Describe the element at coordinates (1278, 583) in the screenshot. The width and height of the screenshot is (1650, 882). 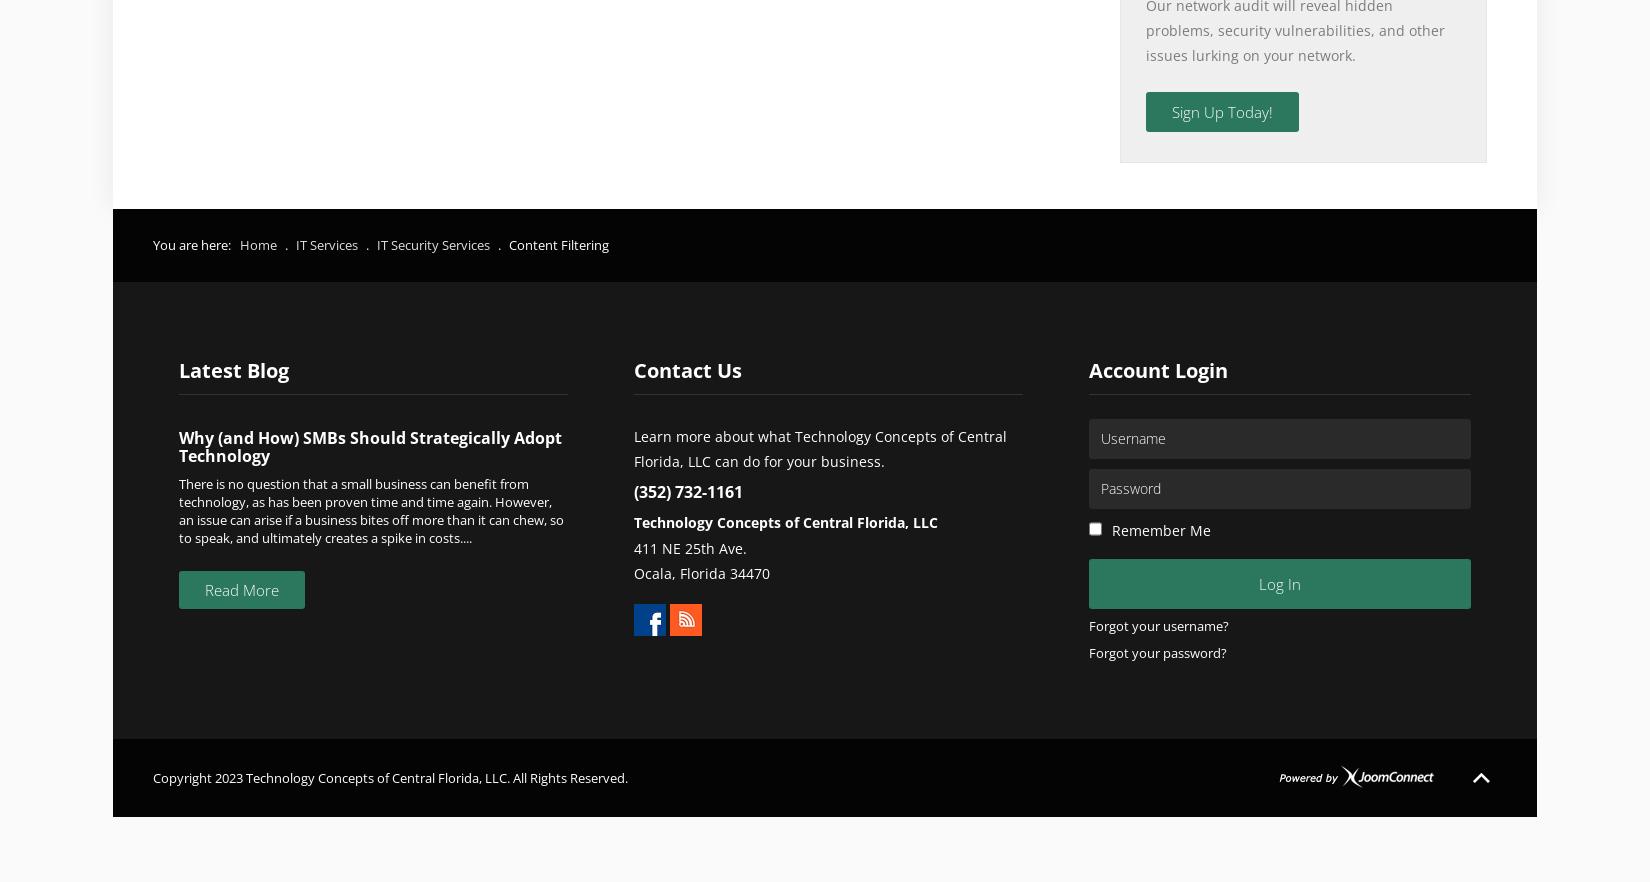
I see `'Log in'` at that location.